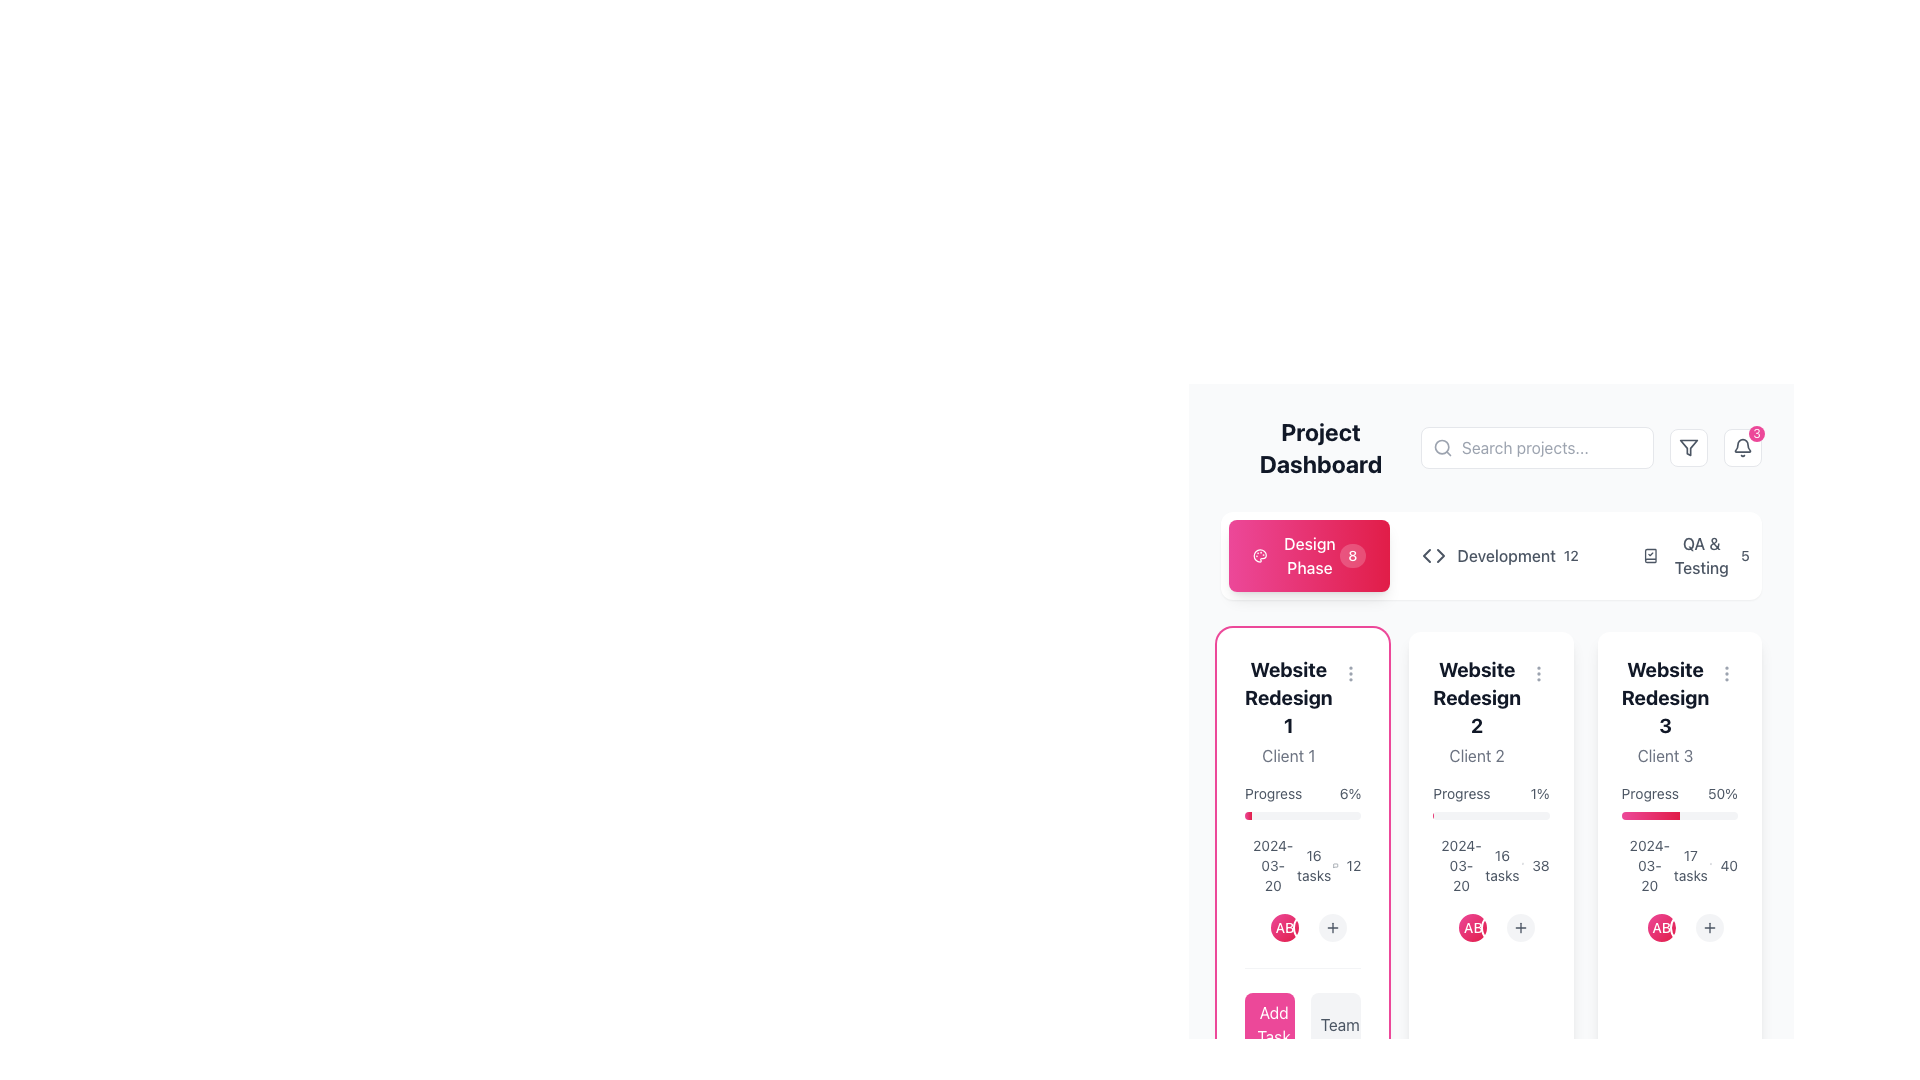 This screenshot has width=1920, height=1080. Describe the element at coordinates (1741, 446) in the screenshot. I see `the Notification Icon, located in the top-right portion of the interface` at that location.